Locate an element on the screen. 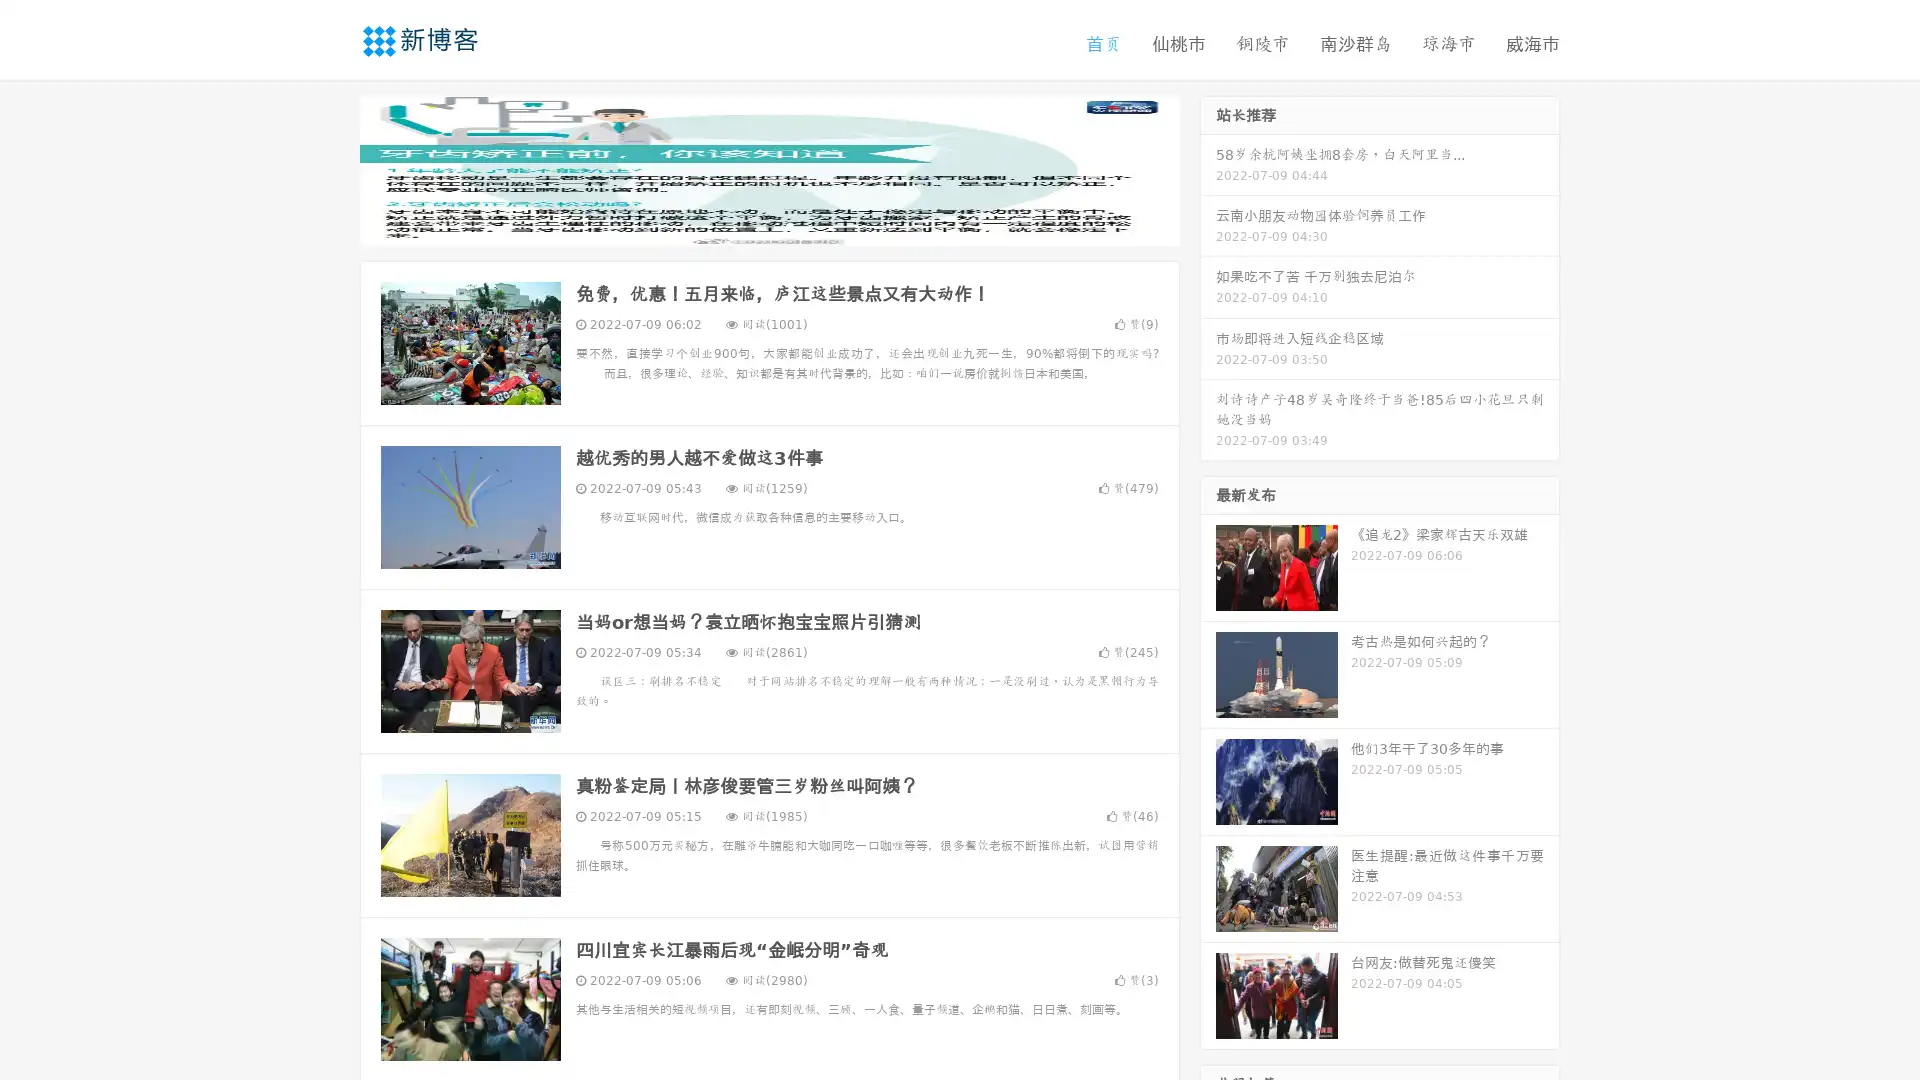 The height and width of the screenshot is (1080, 1920). Go to slide 3 is located at coordinates (789, 225).